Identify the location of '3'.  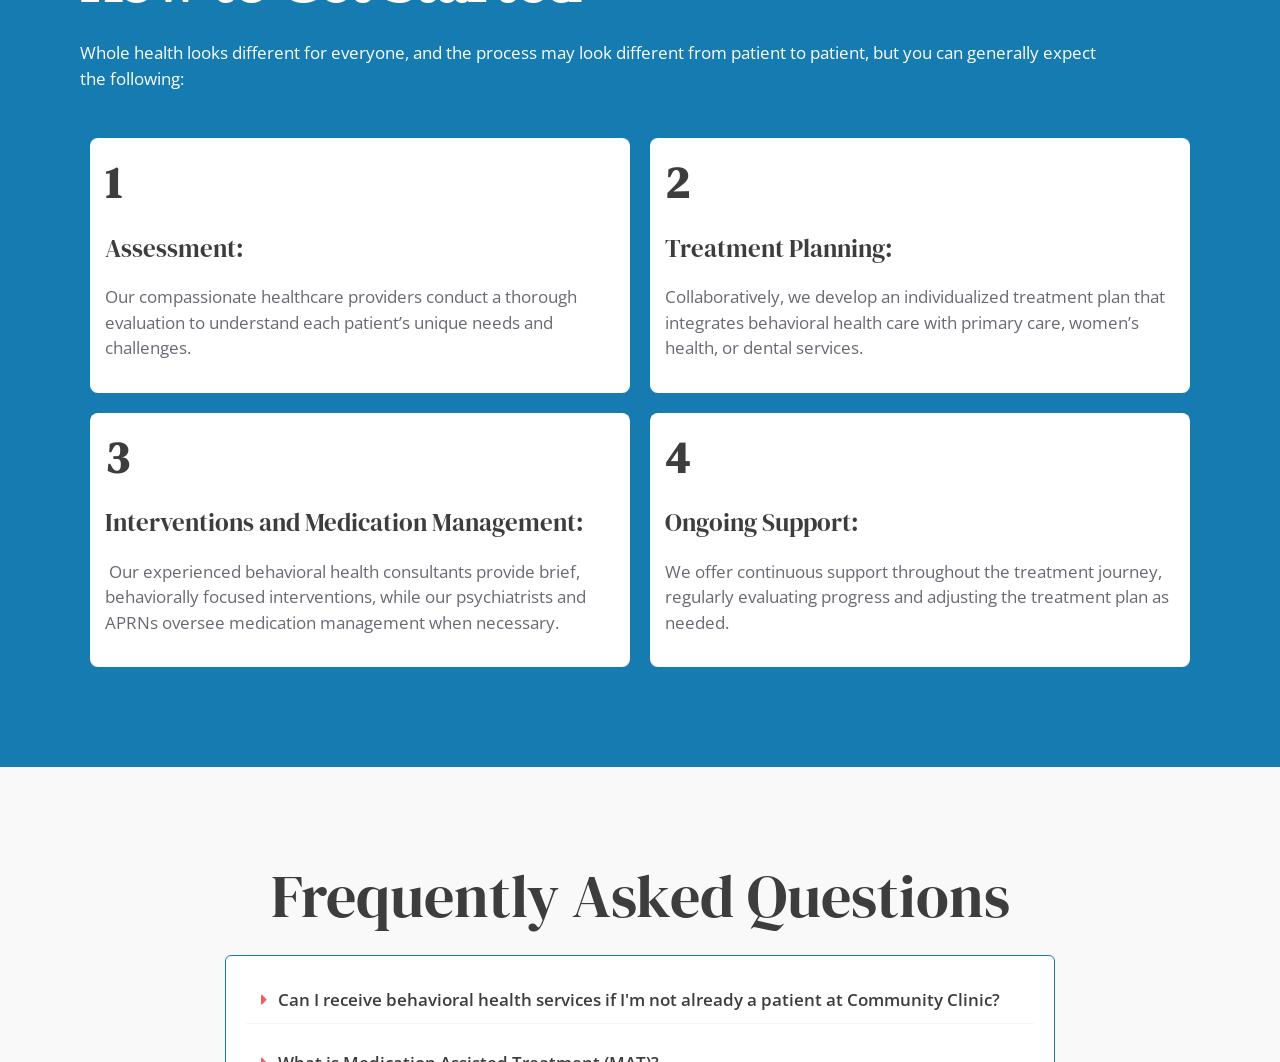
(115, 455).